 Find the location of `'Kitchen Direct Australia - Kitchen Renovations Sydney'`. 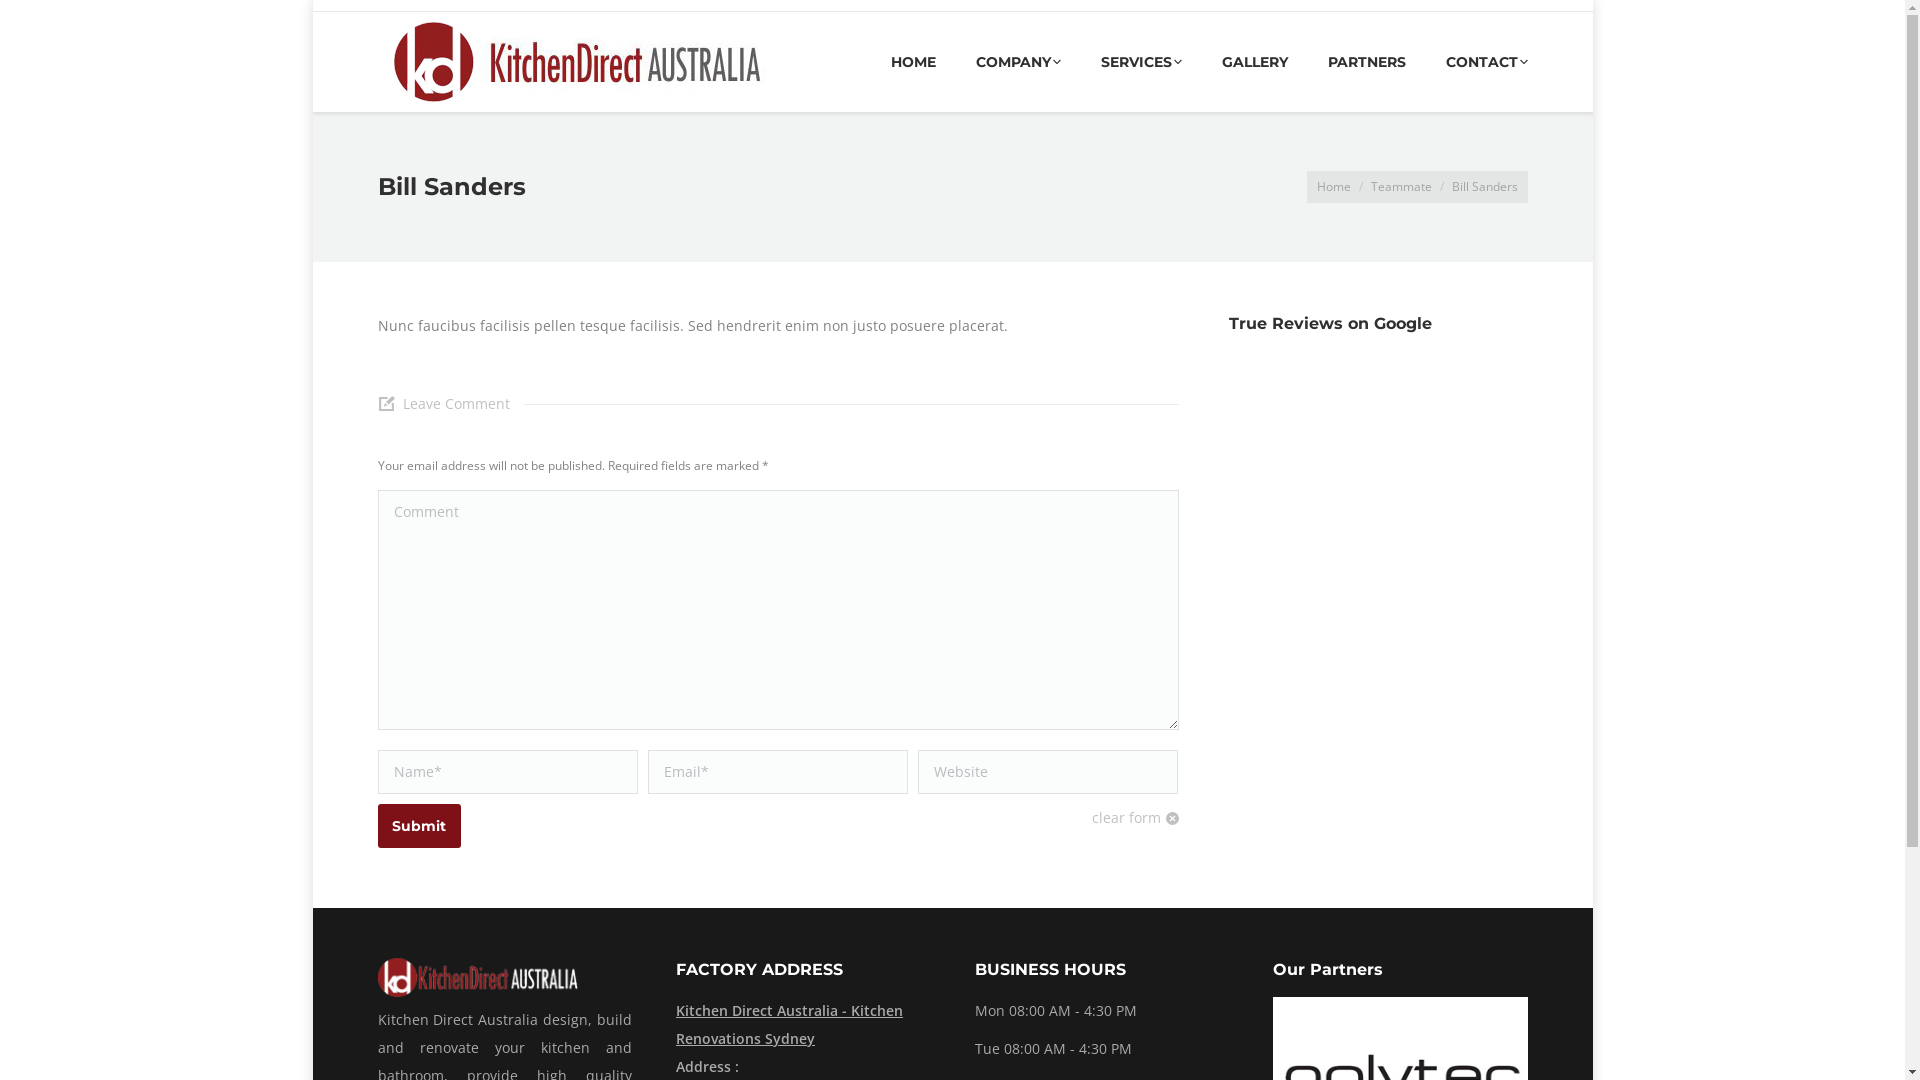

'Kitchen Direct Australia - Kitchen Renovations Sydney' is located at coordinates (803, 1025).